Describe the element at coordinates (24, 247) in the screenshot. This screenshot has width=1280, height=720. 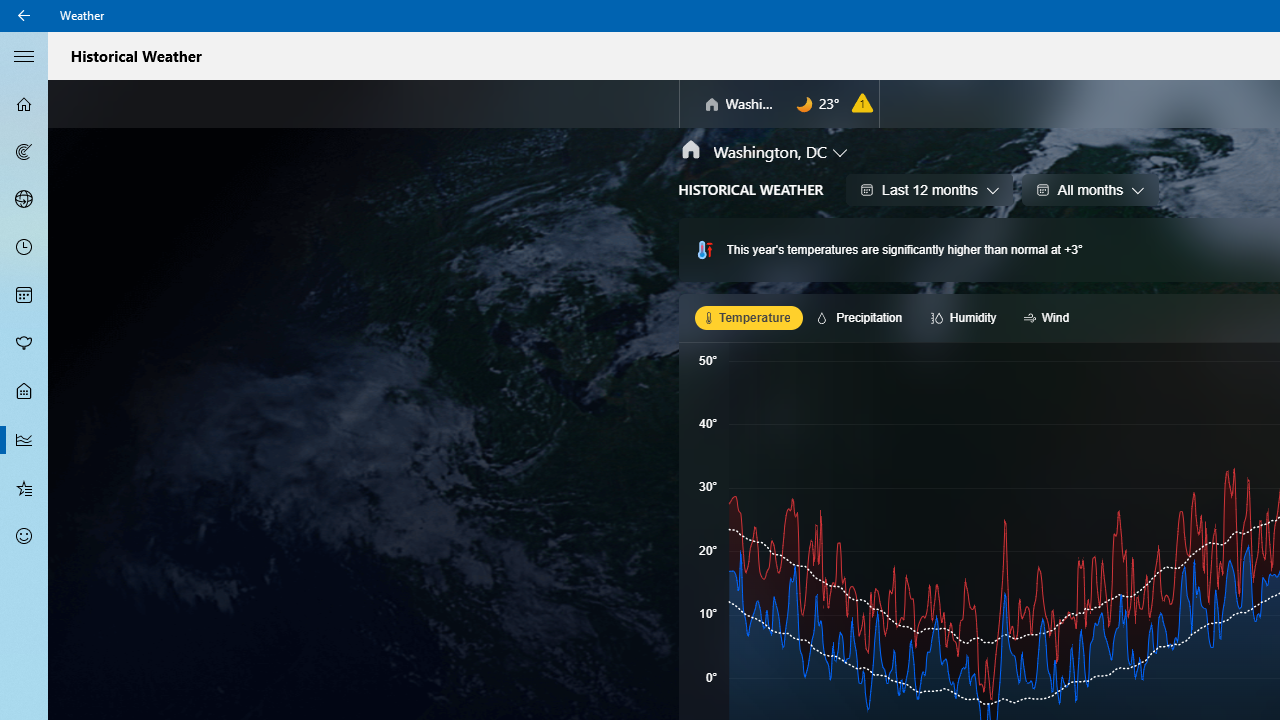
I see `'Hourly Forecast - Not Selected'` at that location.